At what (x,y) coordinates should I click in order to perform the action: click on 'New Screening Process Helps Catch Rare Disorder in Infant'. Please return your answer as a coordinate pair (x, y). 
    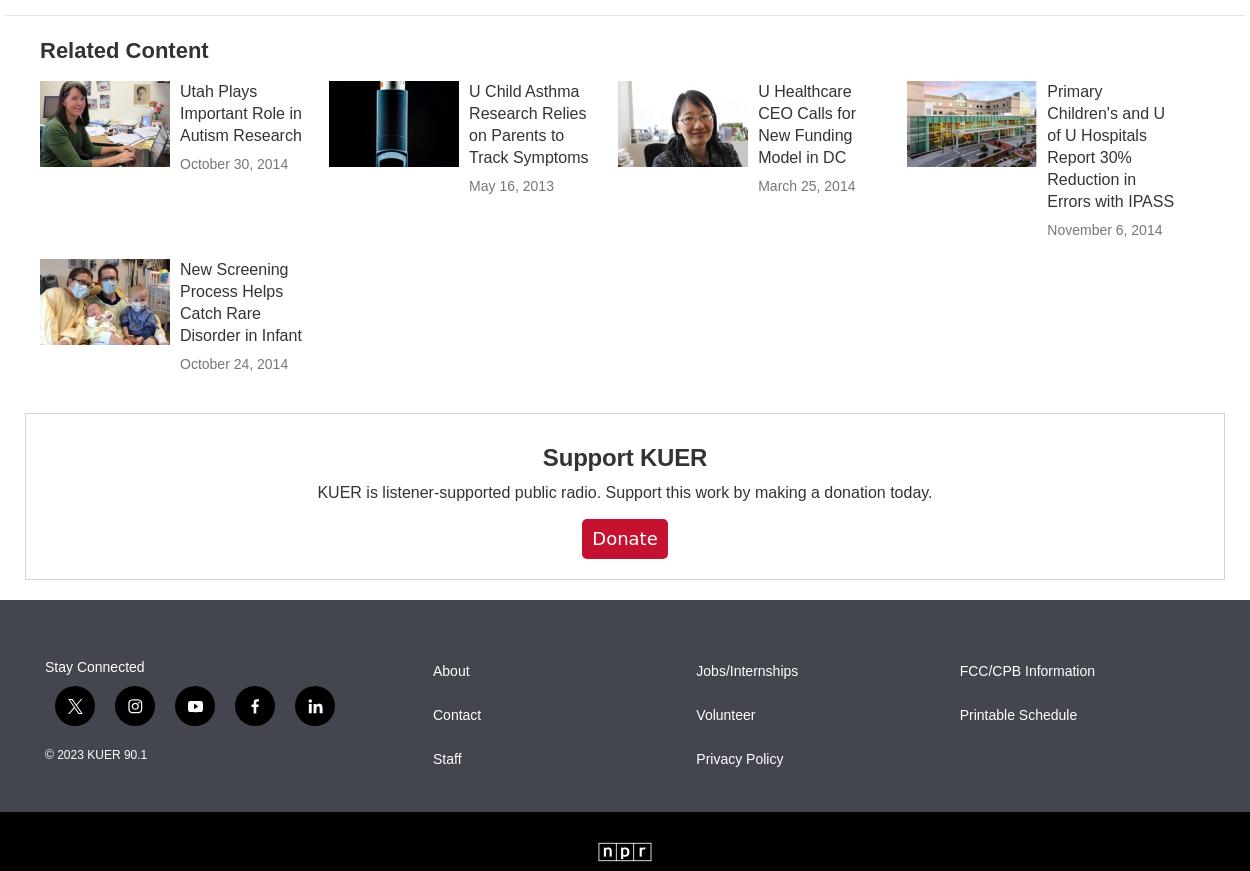
    Looking at the image, I should click on (239, 344).